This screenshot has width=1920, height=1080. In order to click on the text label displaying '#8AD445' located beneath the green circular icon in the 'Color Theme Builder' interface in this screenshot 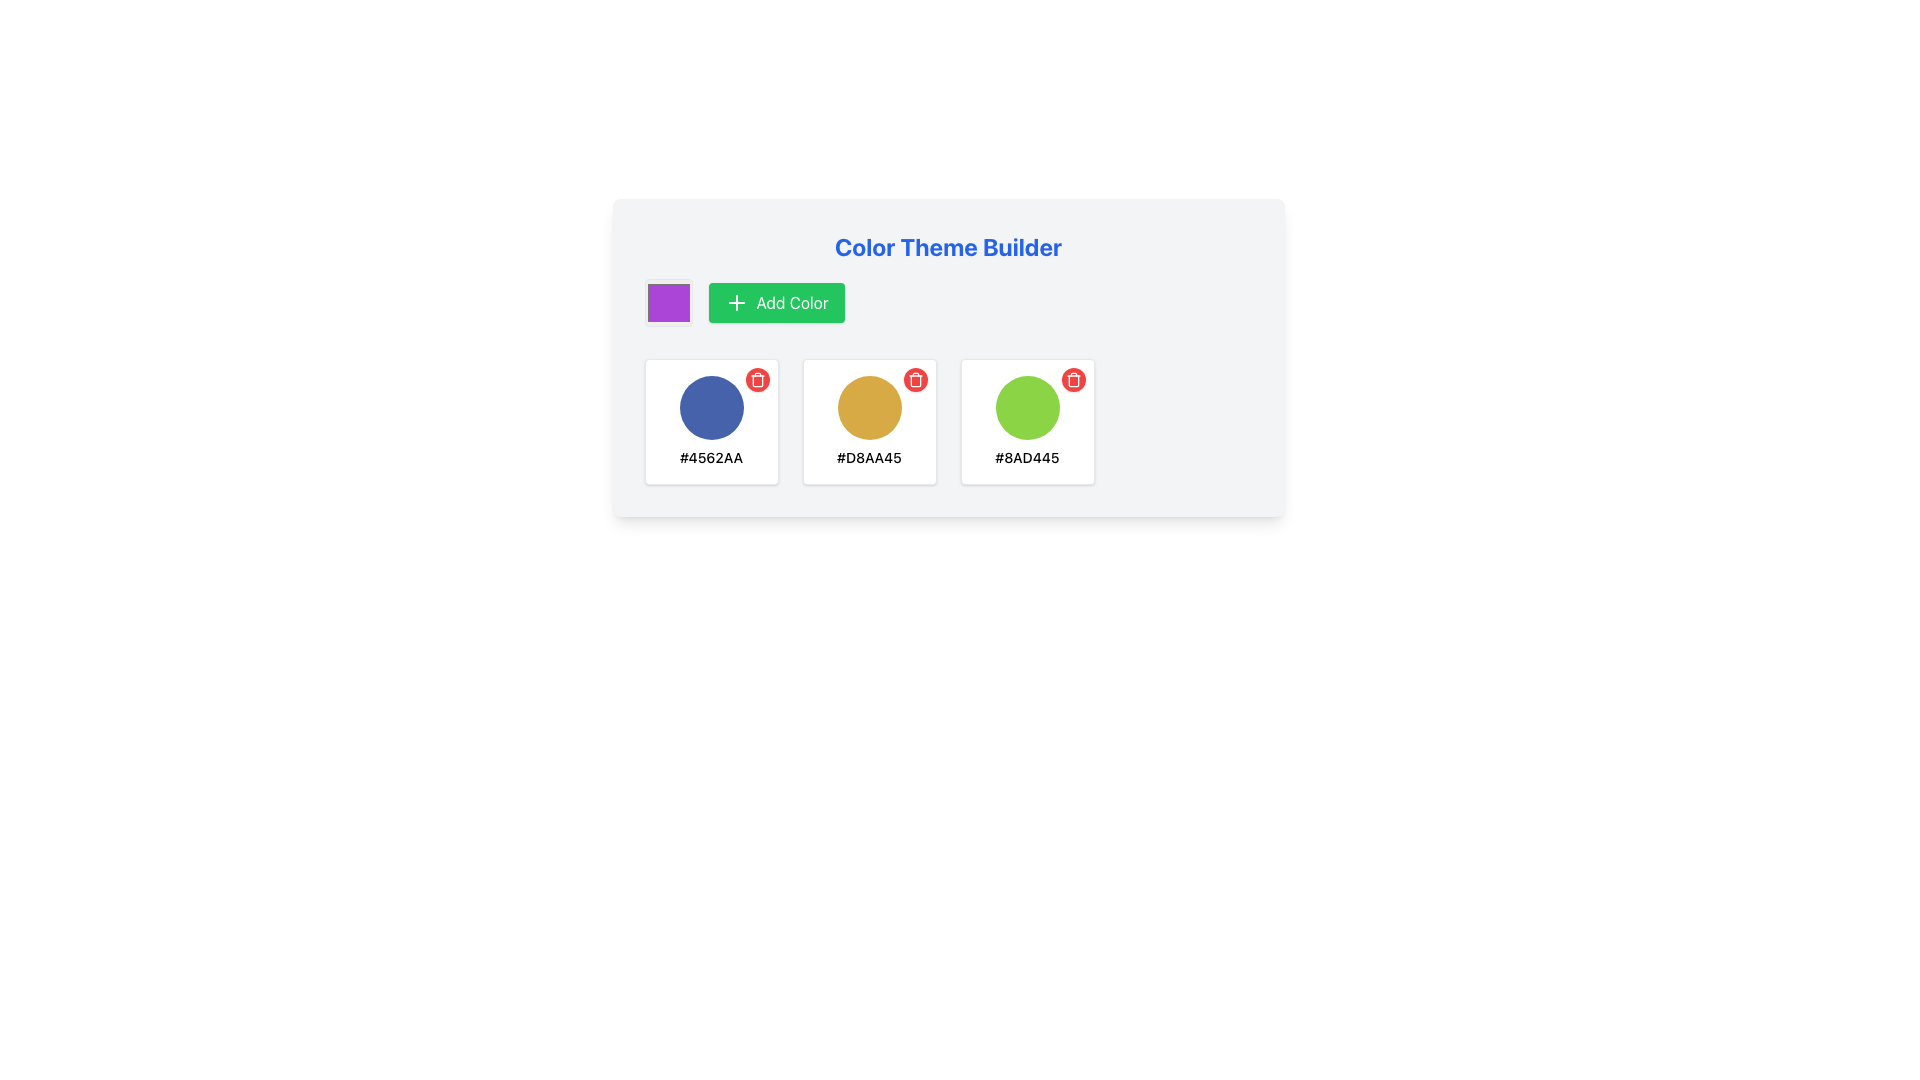, I will do `click(1027, 458)`.